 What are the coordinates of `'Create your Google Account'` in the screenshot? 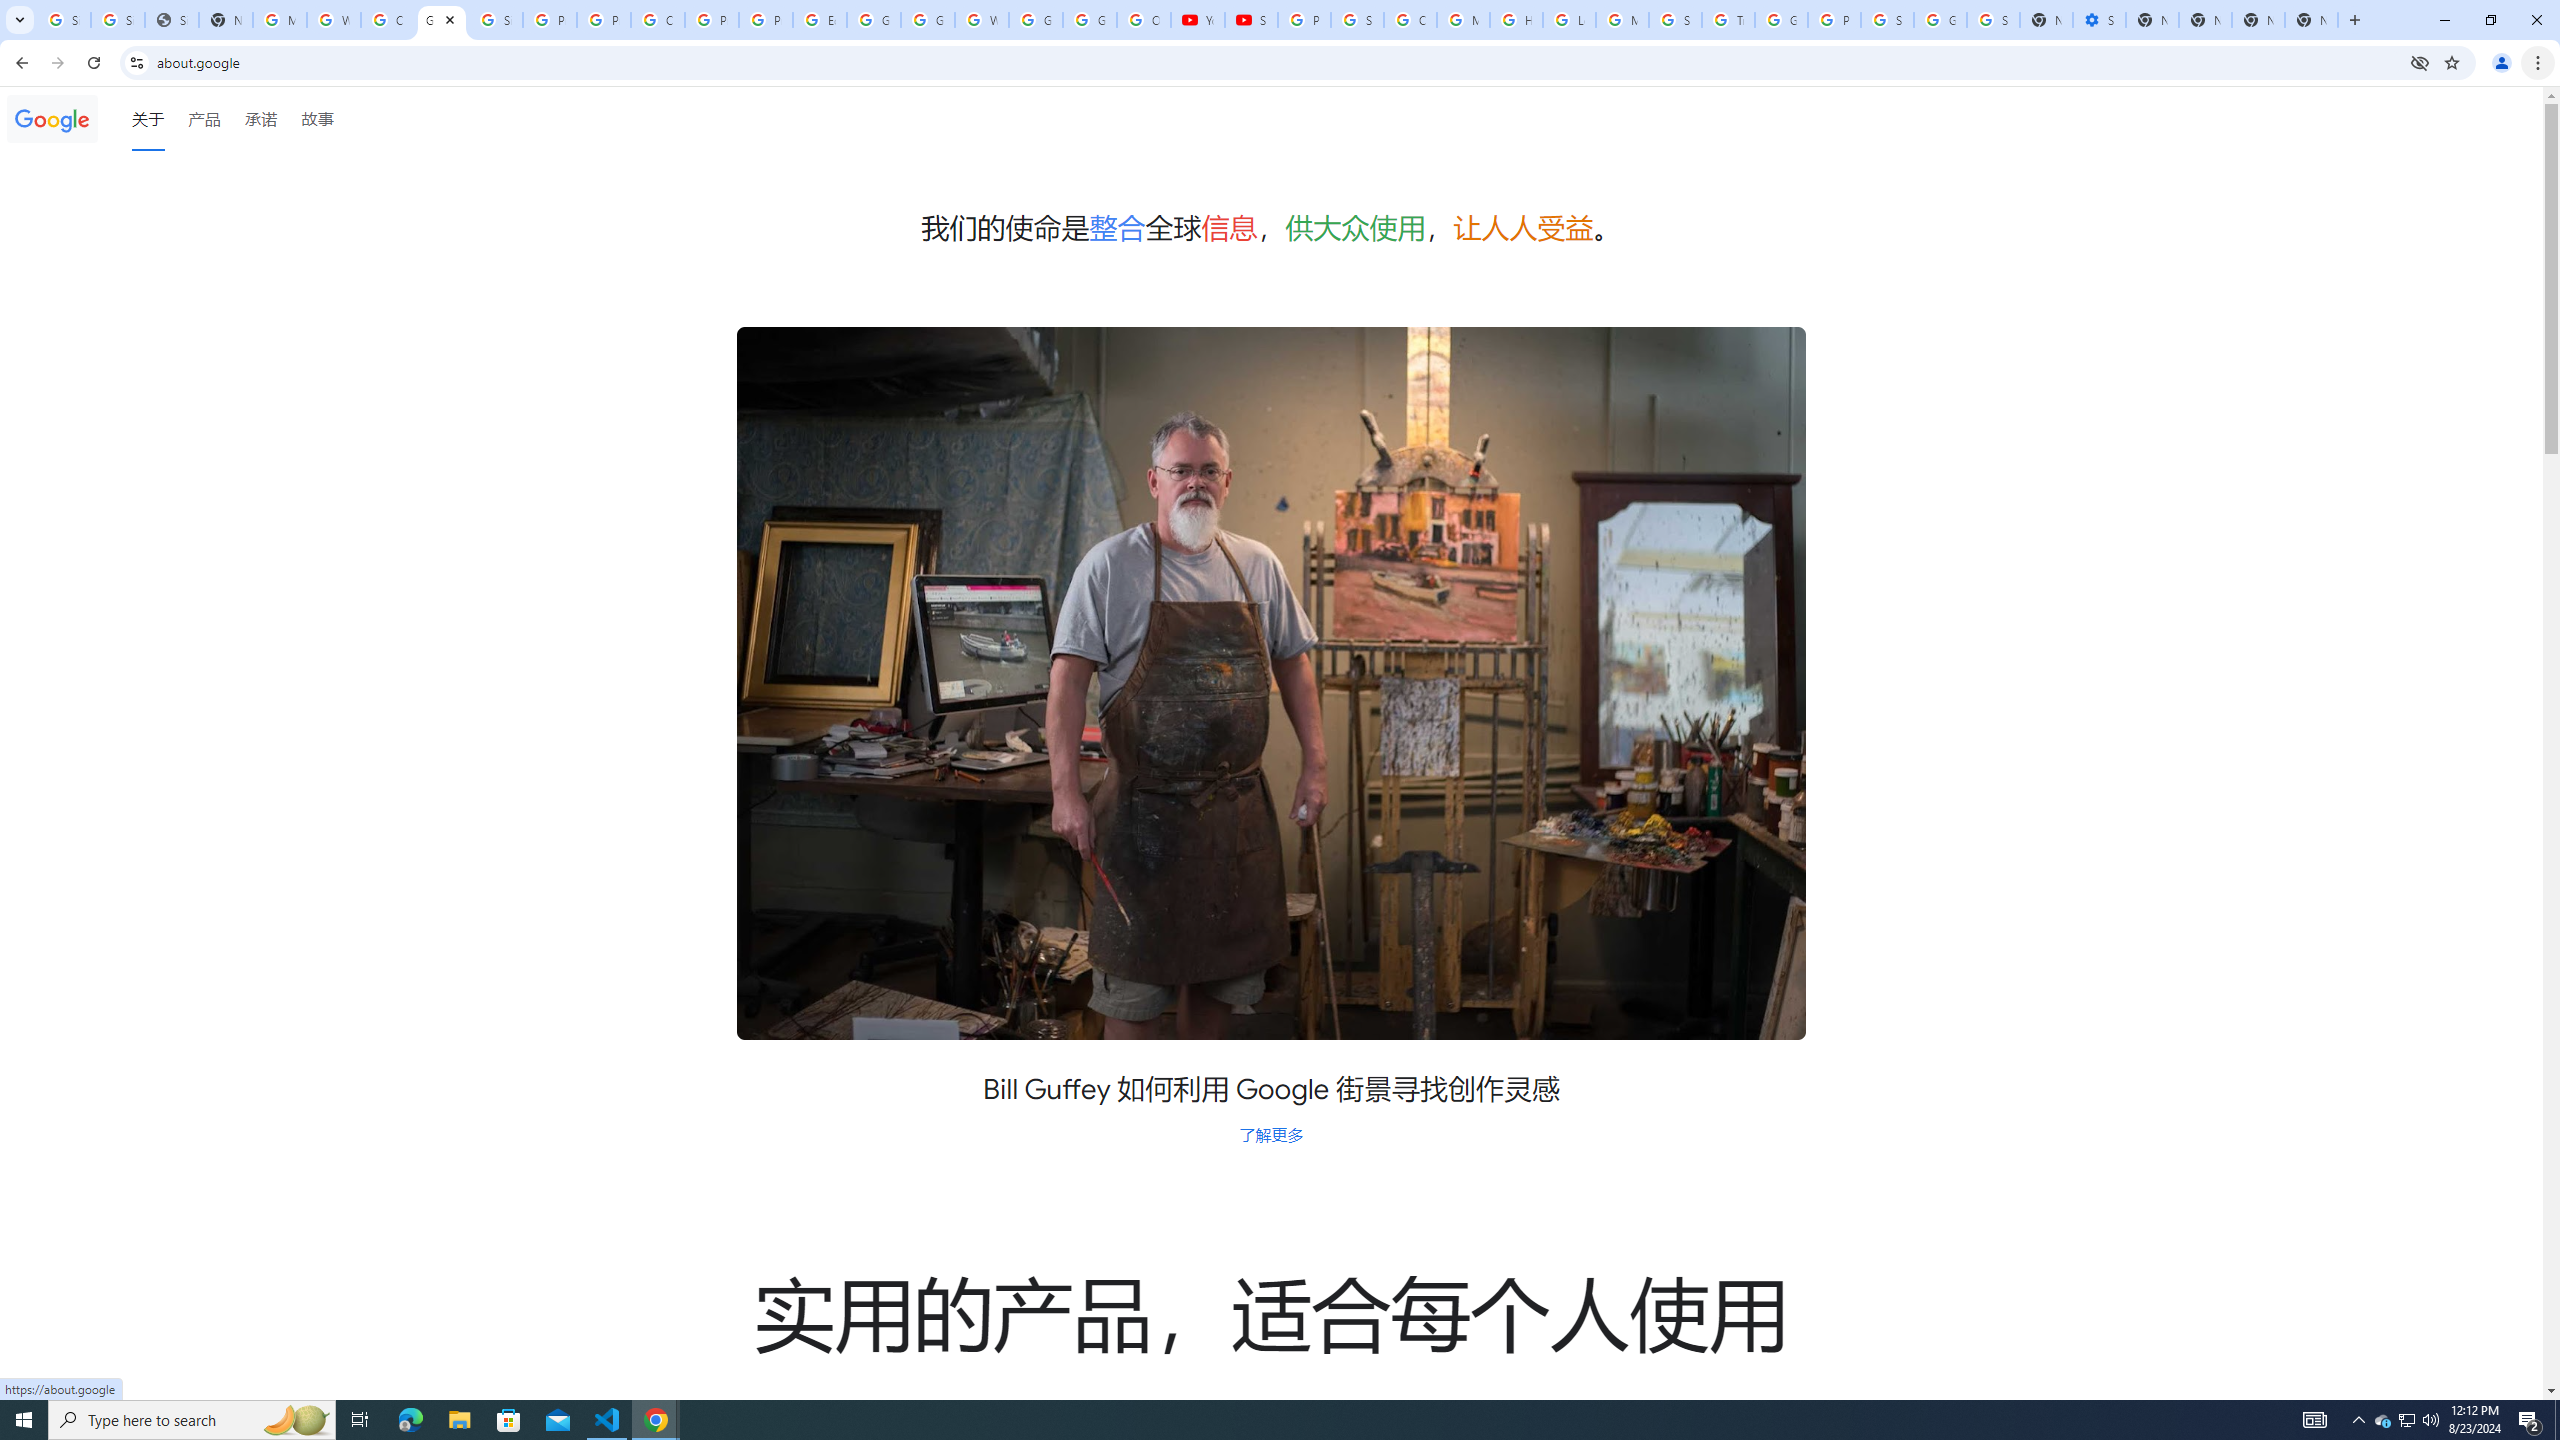 It's located at (656, 19).